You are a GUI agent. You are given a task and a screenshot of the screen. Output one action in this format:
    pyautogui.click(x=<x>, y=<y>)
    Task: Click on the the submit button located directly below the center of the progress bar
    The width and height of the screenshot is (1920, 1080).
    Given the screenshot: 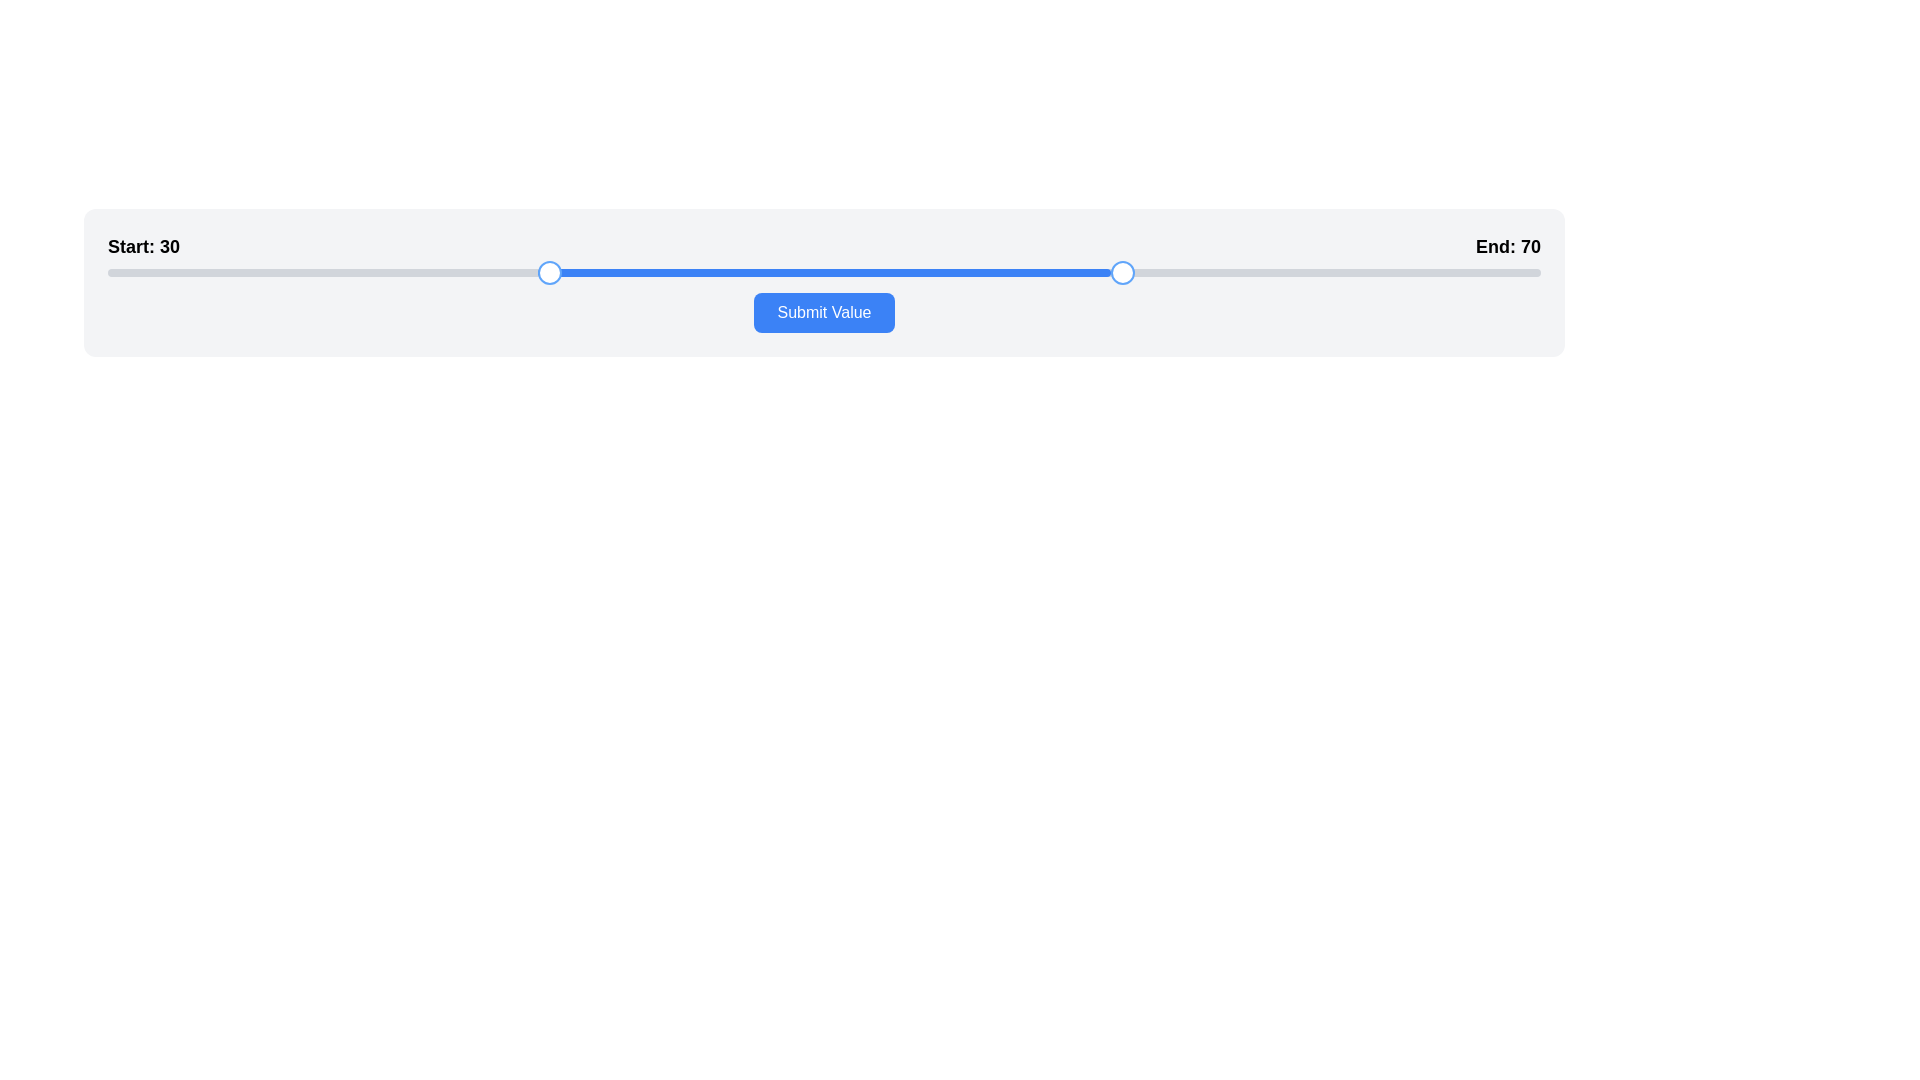 What is the action you would take?
    pyautogui.click(x=824, y=312)
    